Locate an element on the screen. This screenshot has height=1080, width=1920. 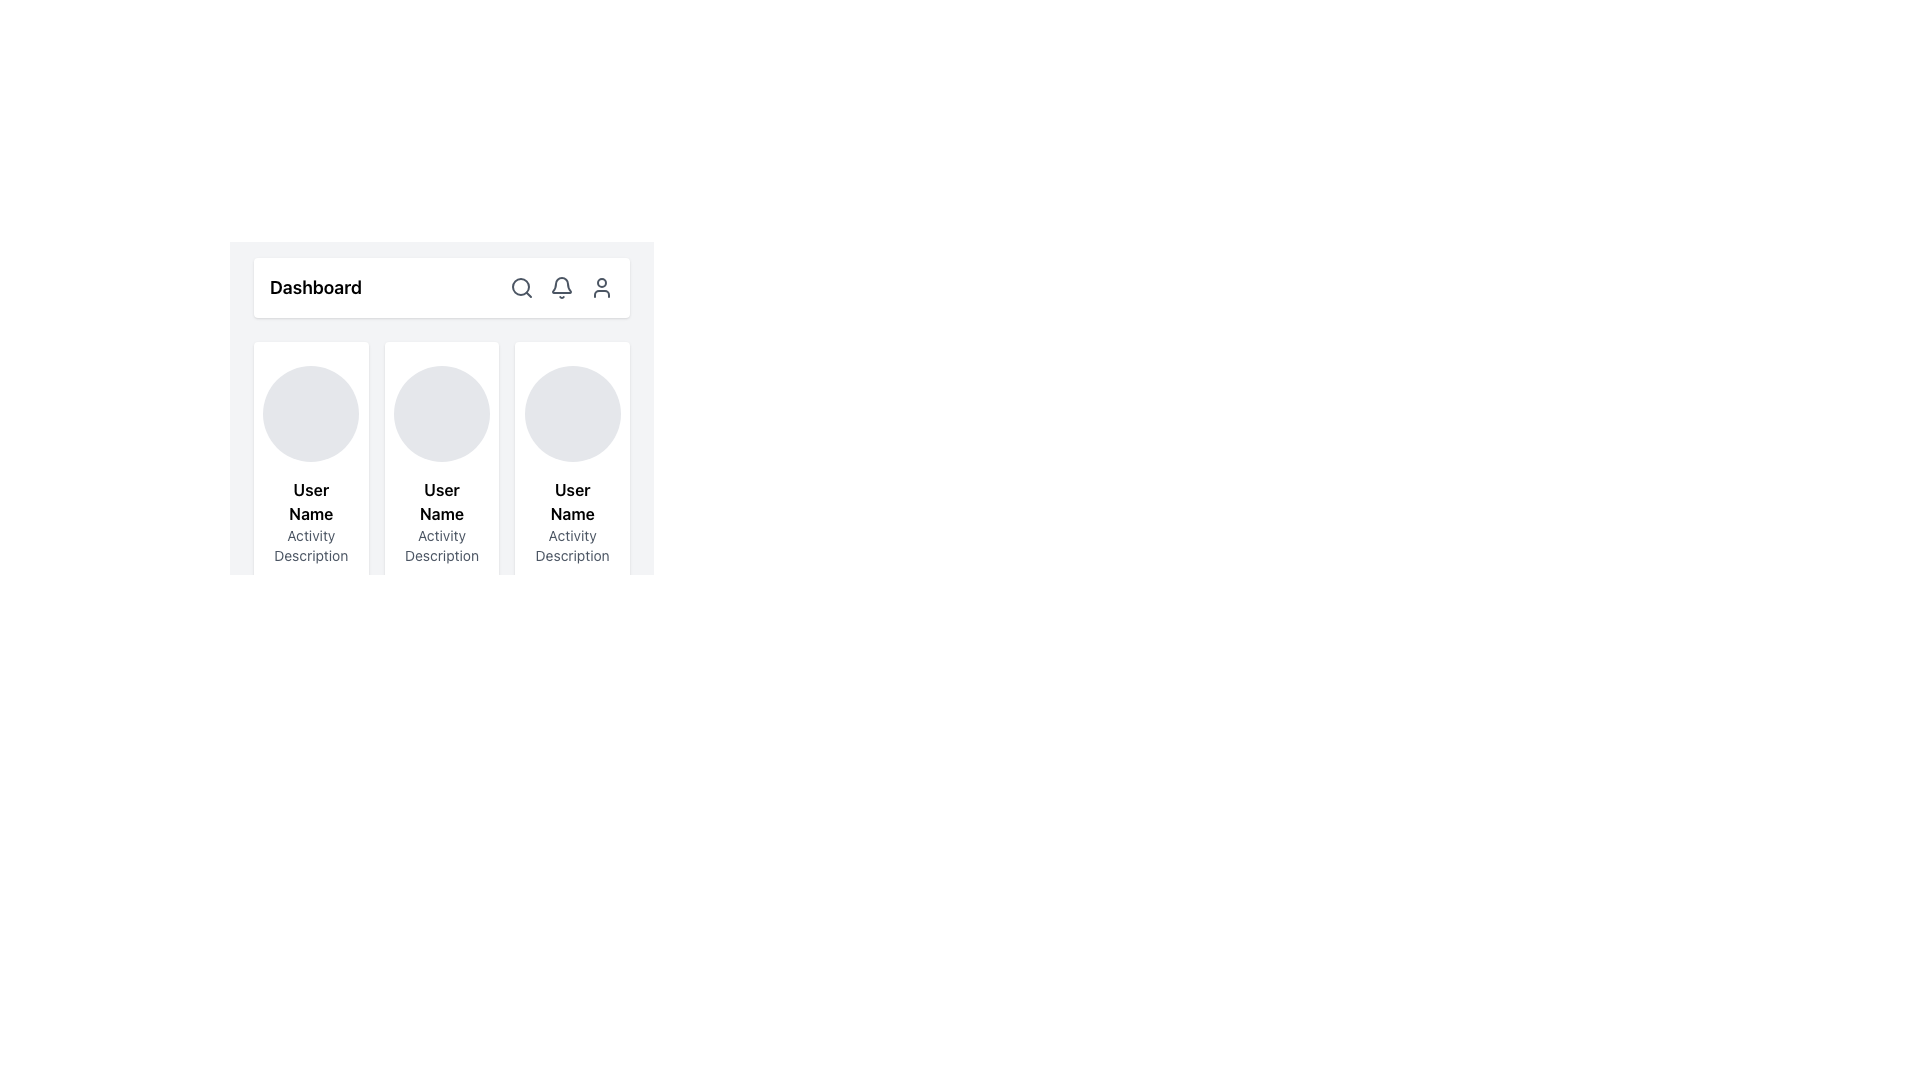
the text label displaying the user's name or title, which is the first item in a vertical stack above 'Activity Description' and below a circular placeholder in the top-left section of the interface is located at coordinates (310, 500).